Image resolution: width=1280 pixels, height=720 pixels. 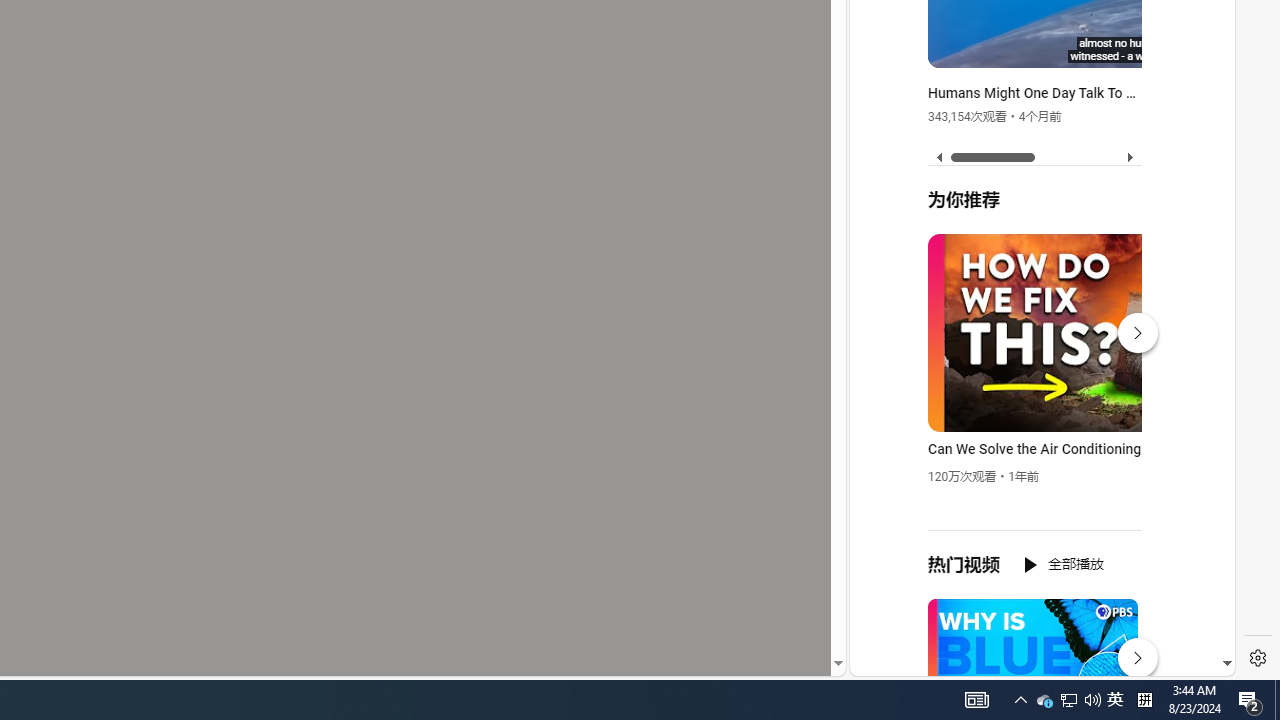 What do you see at coordinates (1034, 431) in the screenshot?
I see `'YouTube'` at bounding box center [1034, 431].